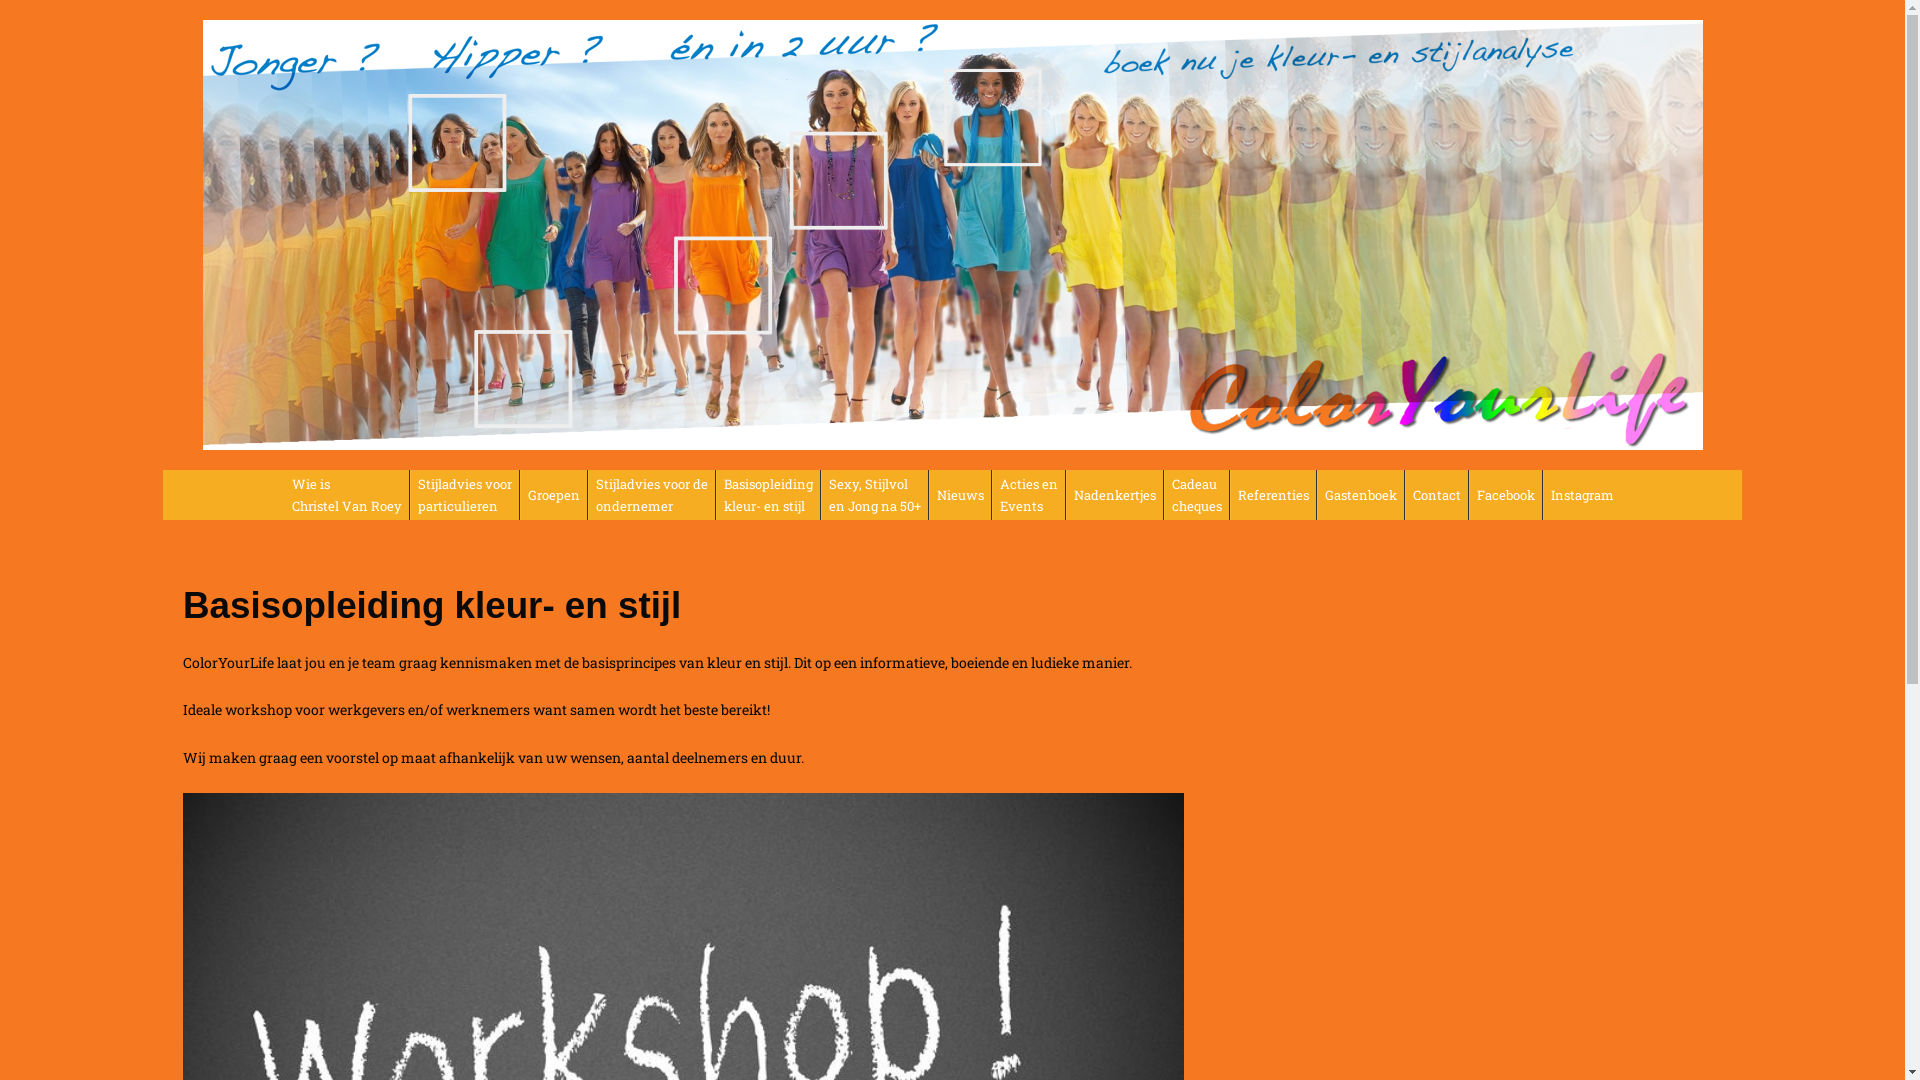  What do you see at coordinates (346, 494) in the screenshot?
I see `'Wie is` at bounding box center [346, 494].